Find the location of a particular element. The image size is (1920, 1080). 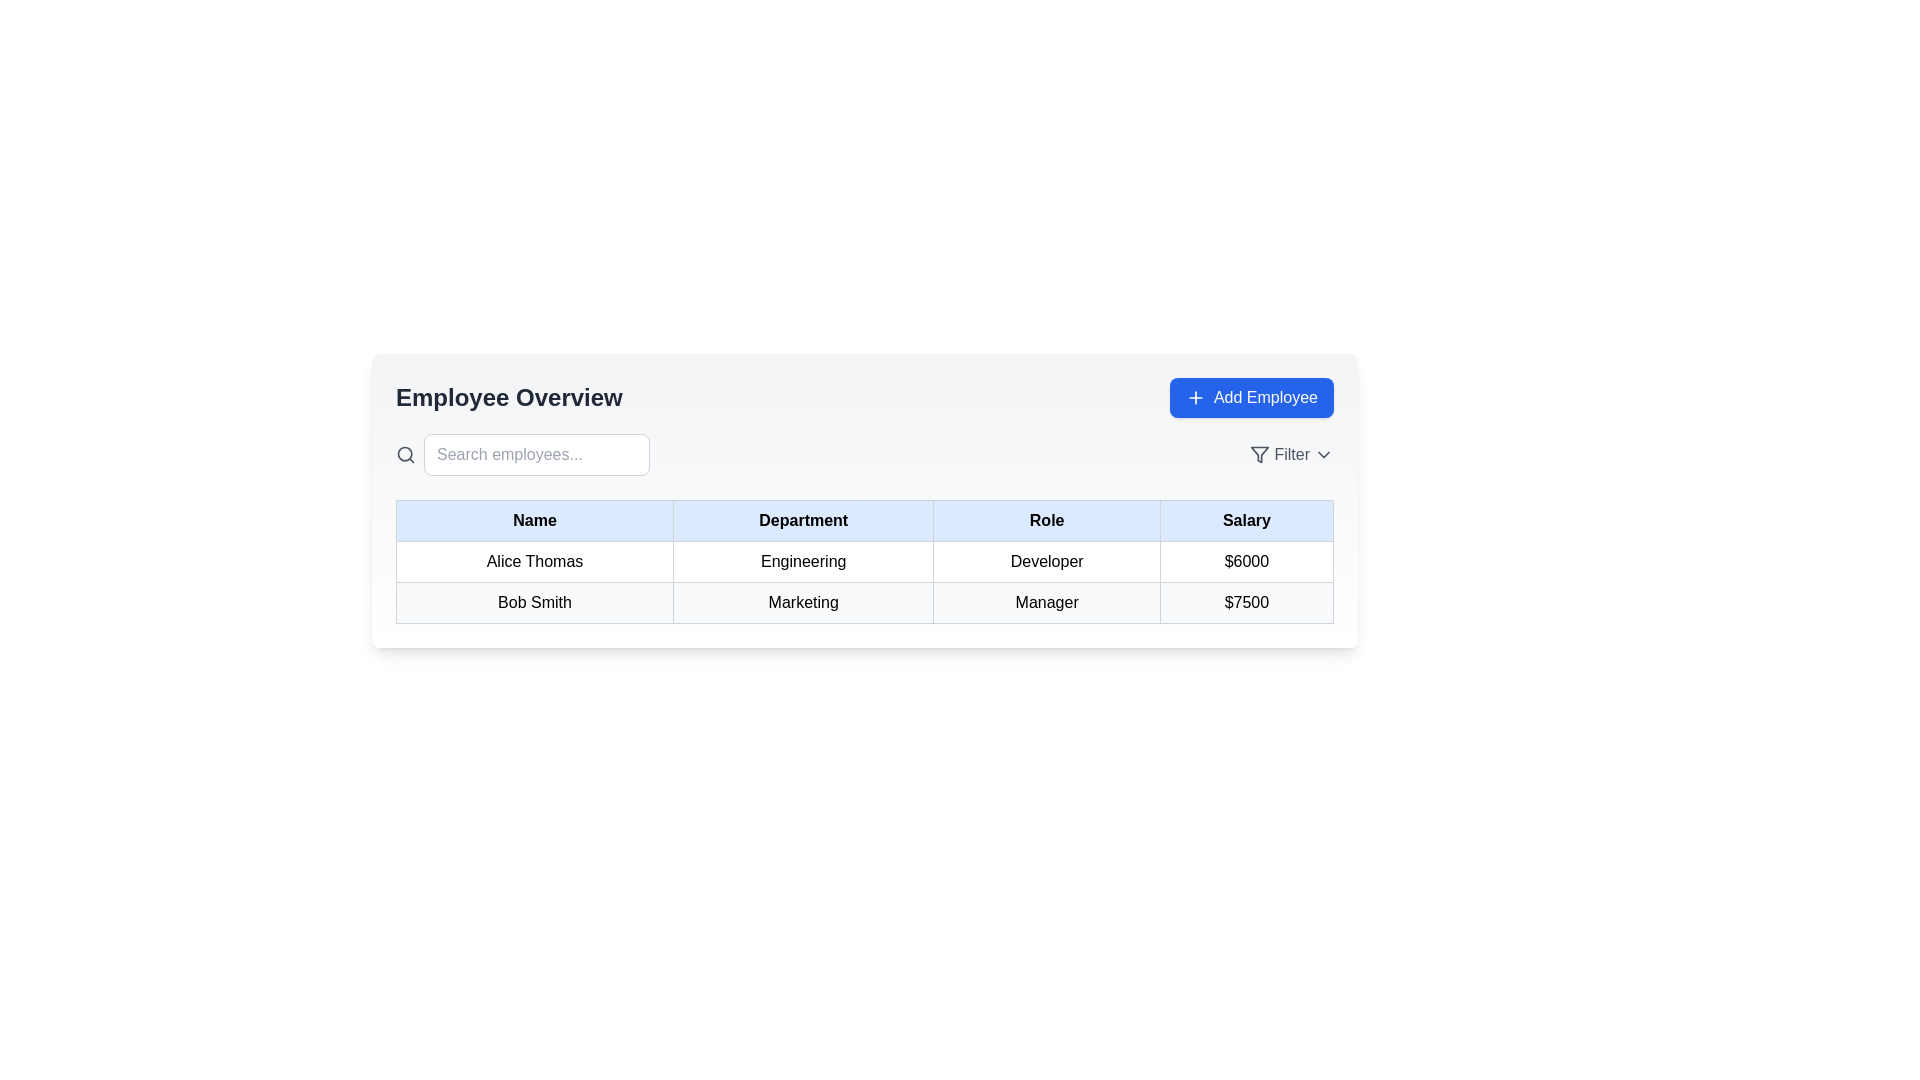

the static text element displaying 'Alice Thomas' located in the first row under the 'Name' column is located at coordinates (534, 562).